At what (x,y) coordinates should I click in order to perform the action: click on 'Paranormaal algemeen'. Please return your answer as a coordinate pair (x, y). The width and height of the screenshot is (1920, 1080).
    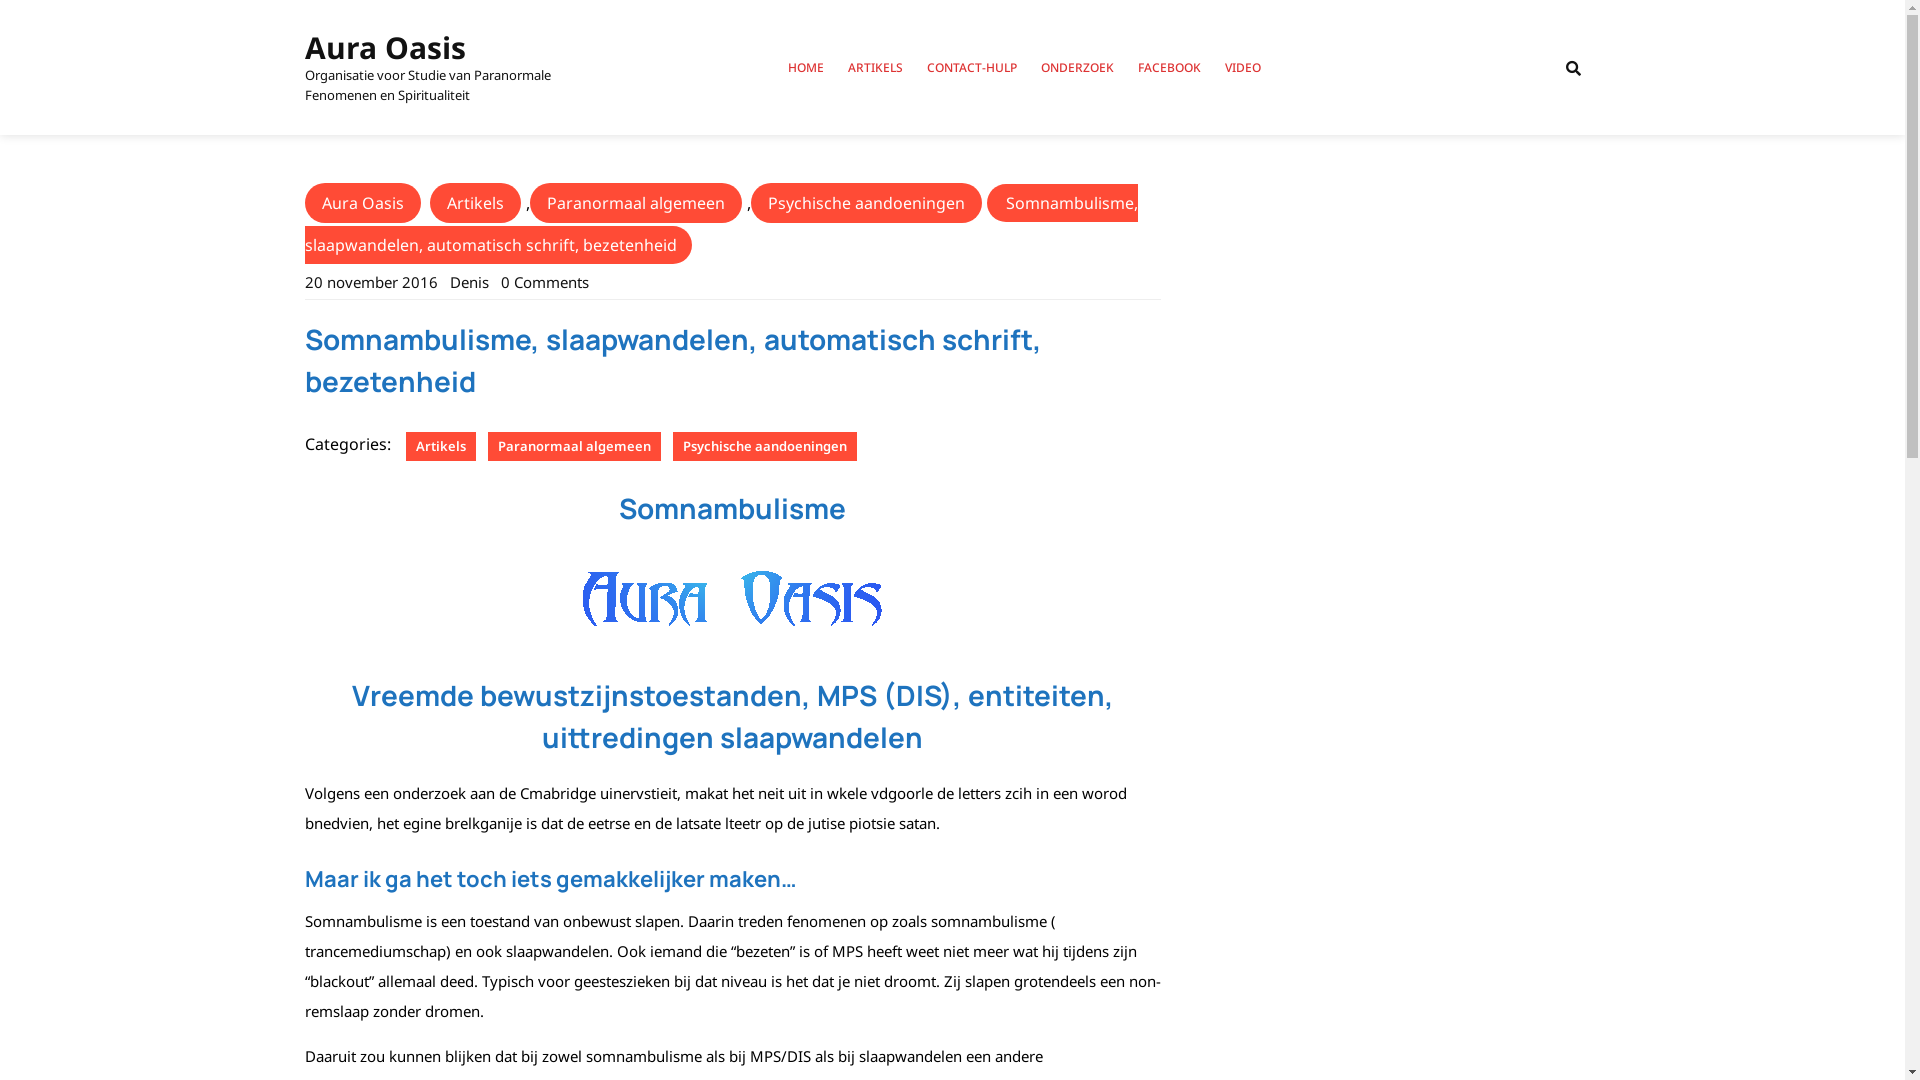
    Looking at the image, I should click on (488, 445).